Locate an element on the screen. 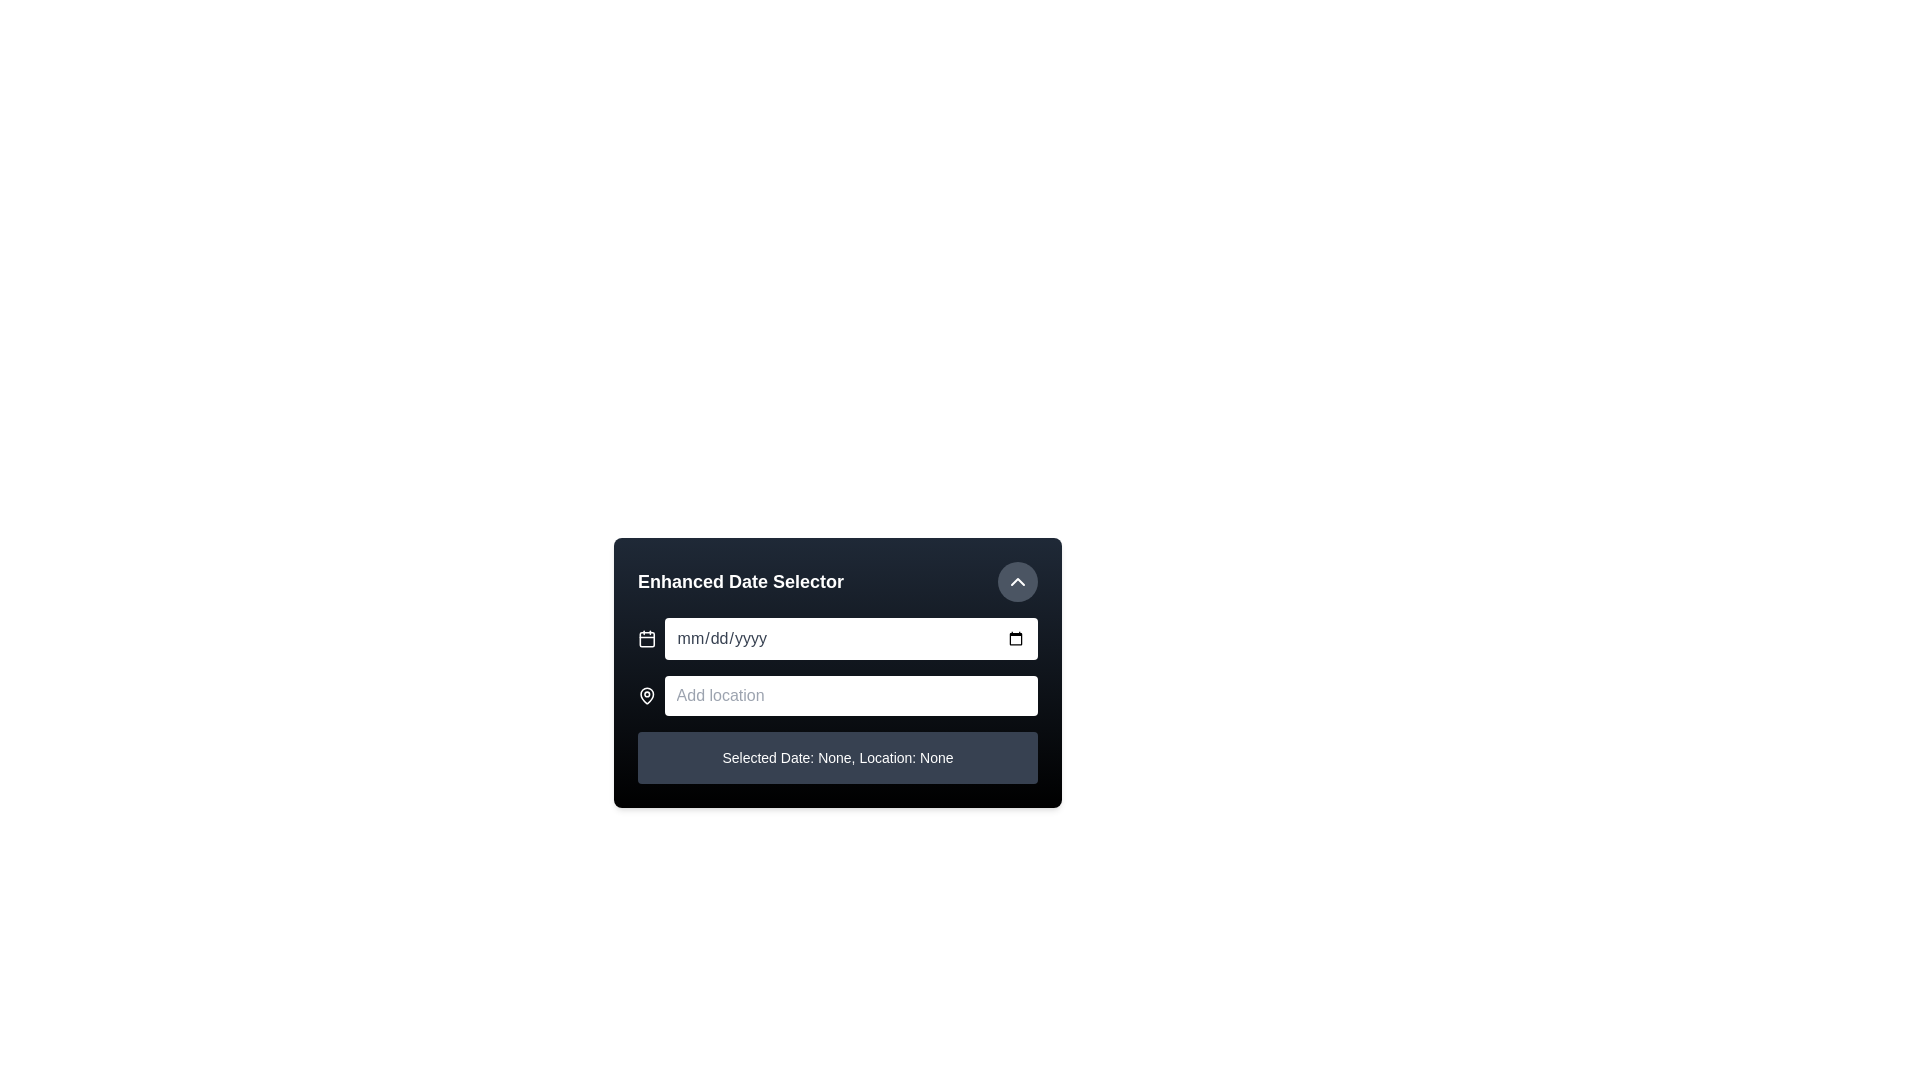  the circular button with a dark gray background and a chevron arrow icon pointing upwards to observe the hover effect is located at coordinates (1017, 582).